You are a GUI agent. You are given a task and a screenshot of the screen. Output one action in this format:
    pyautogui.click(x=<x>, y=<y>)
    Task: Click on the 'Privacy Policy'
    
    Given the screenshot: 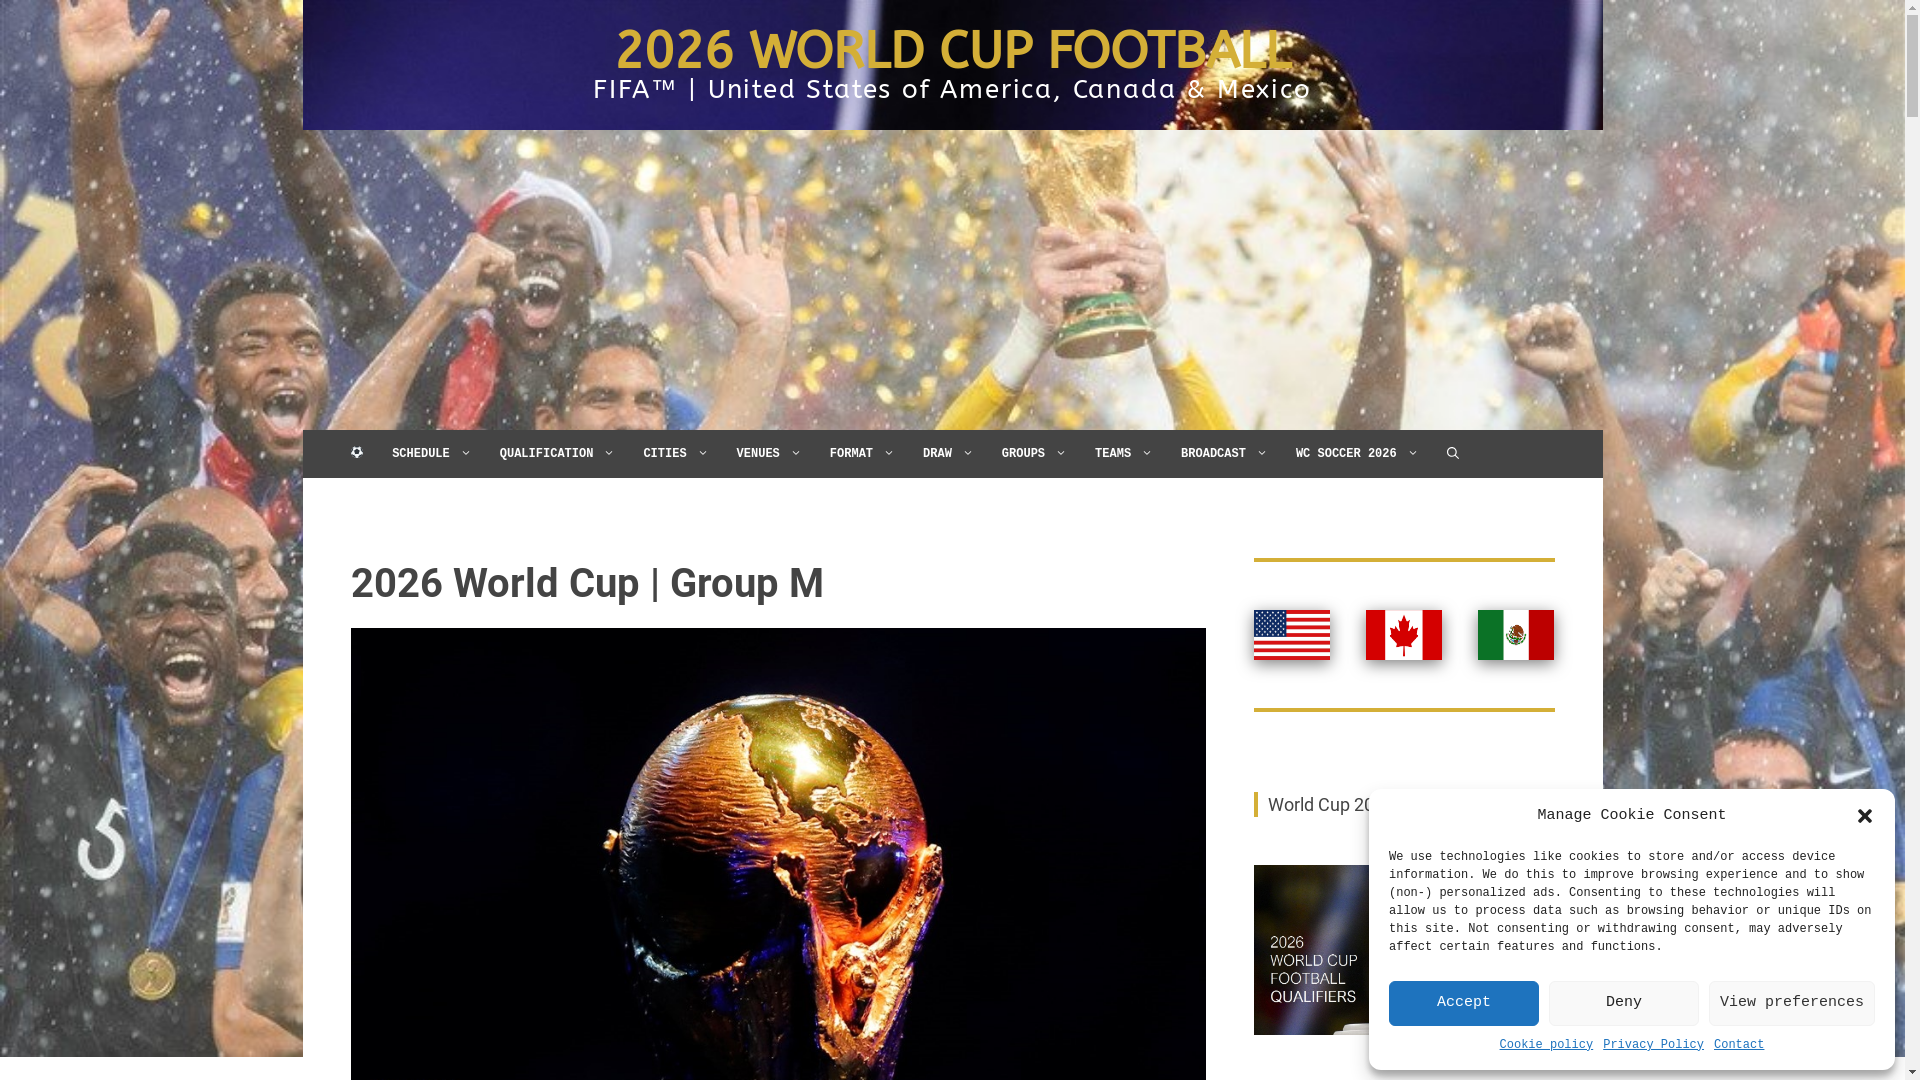 What is the action you would take?
    pyautogui.click(x=1653, y=1044)
    